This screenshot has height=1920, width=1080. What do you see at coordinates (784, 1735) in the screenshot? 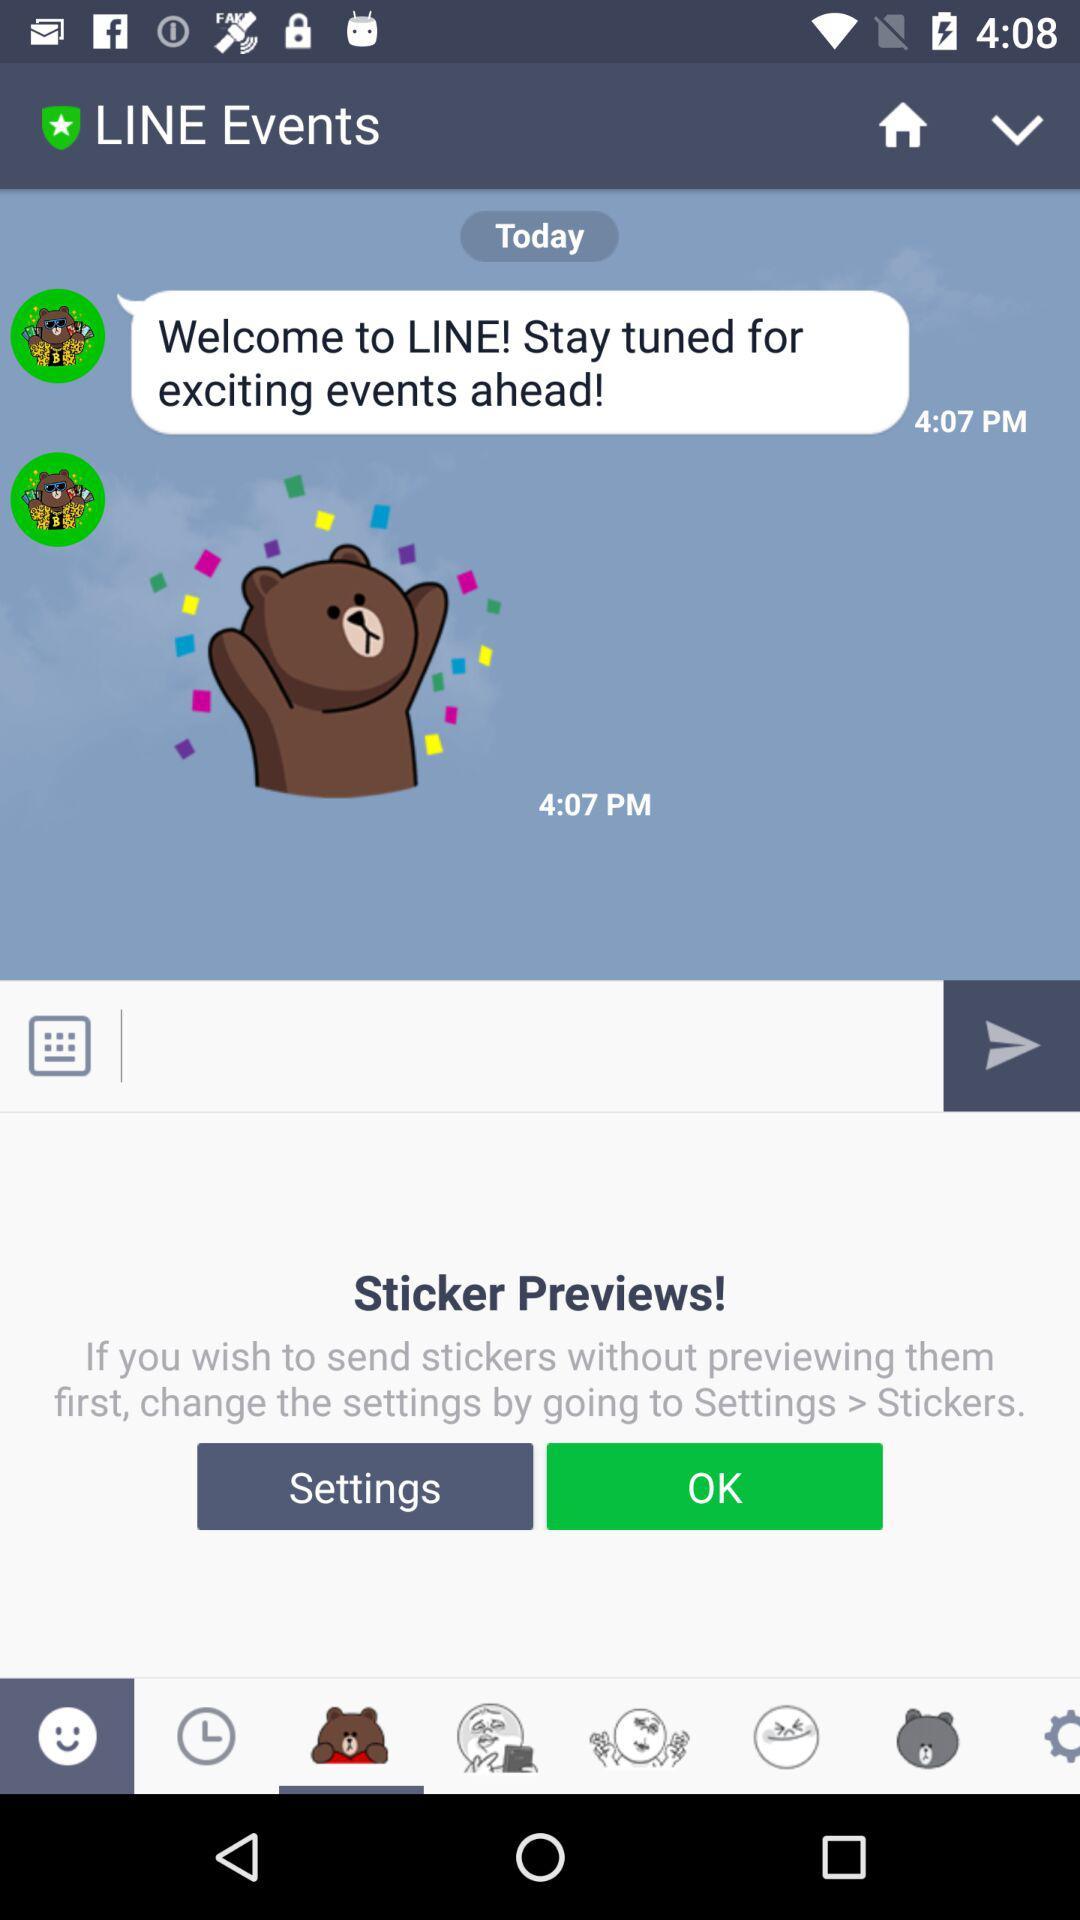
I see `the emoji icon` at bounding box center [784, 1735].